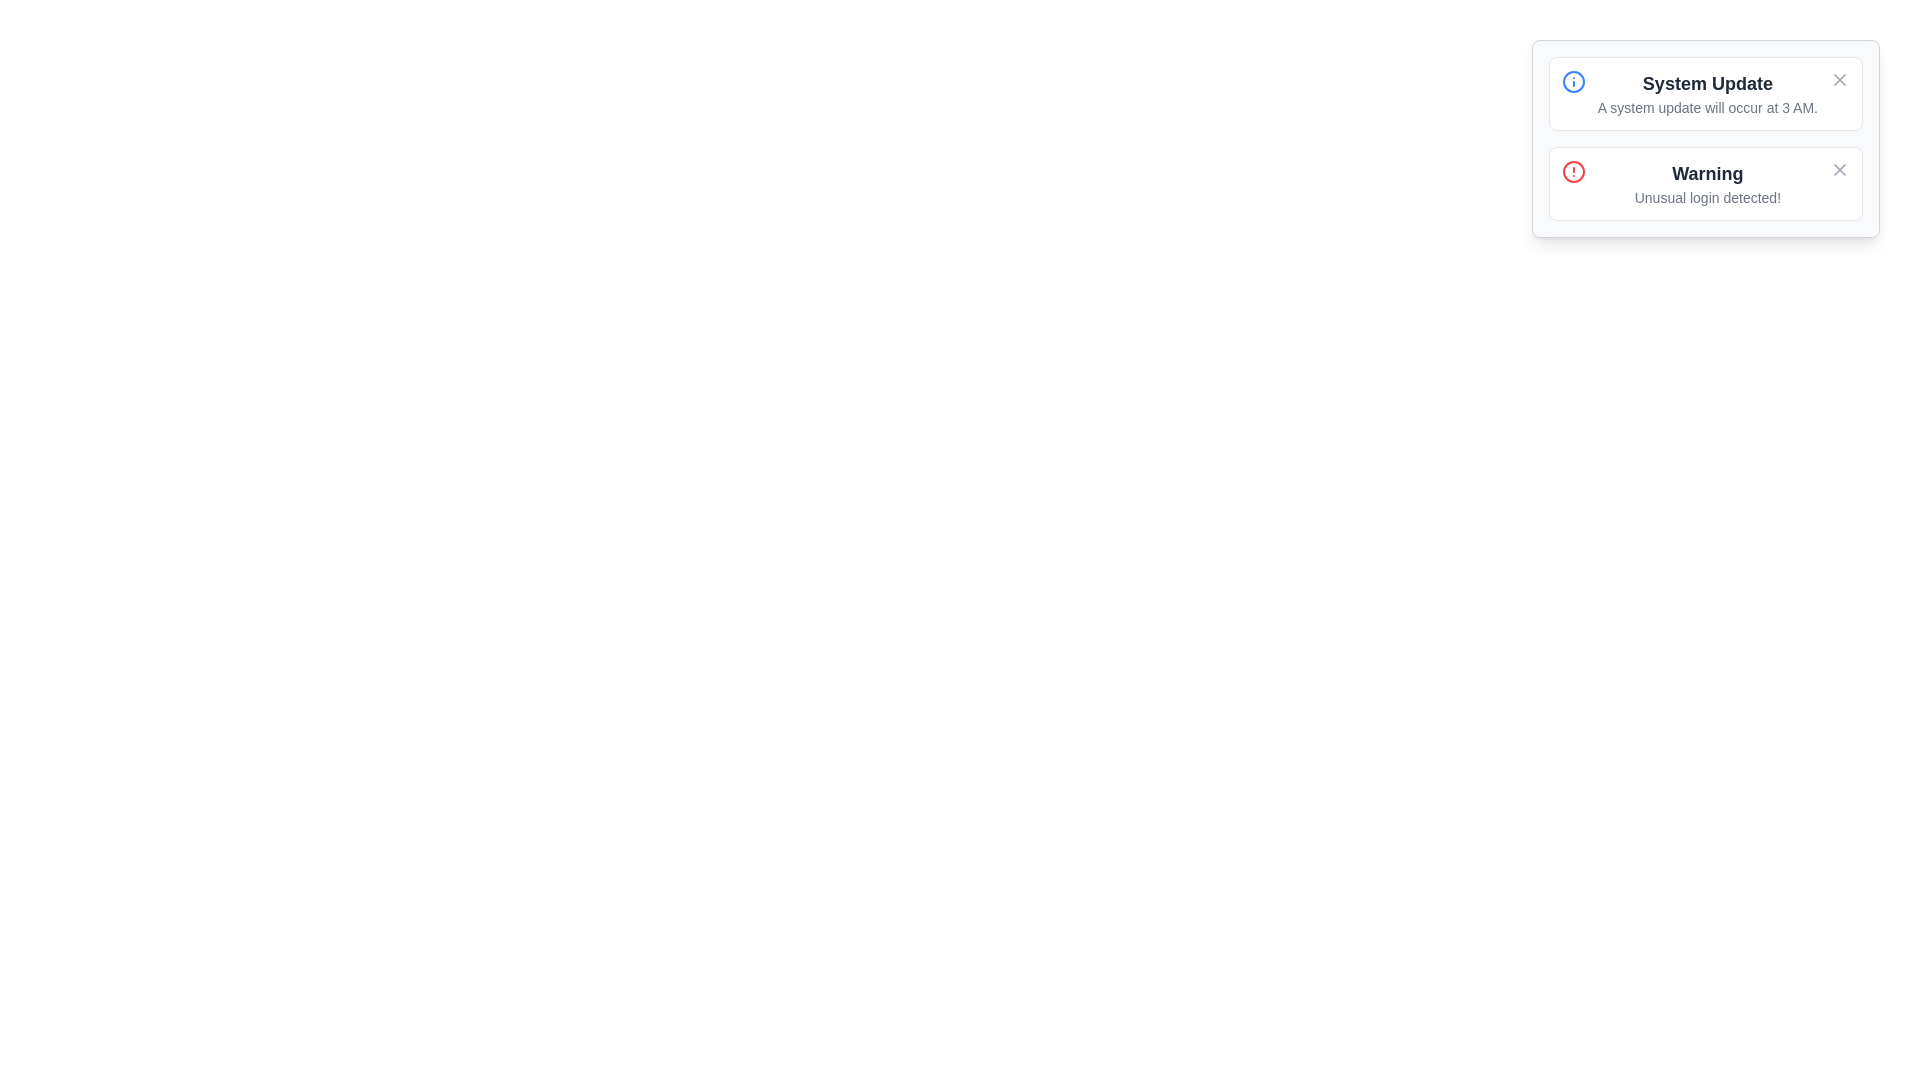 This screenshot has height=1080, width=1920. Describe the element at coordinates (1706, 93) in the screenshot. I see `the text block displaying the heading 'System Update' and the description 'A system update will occur at 3 AM.'` at that location.